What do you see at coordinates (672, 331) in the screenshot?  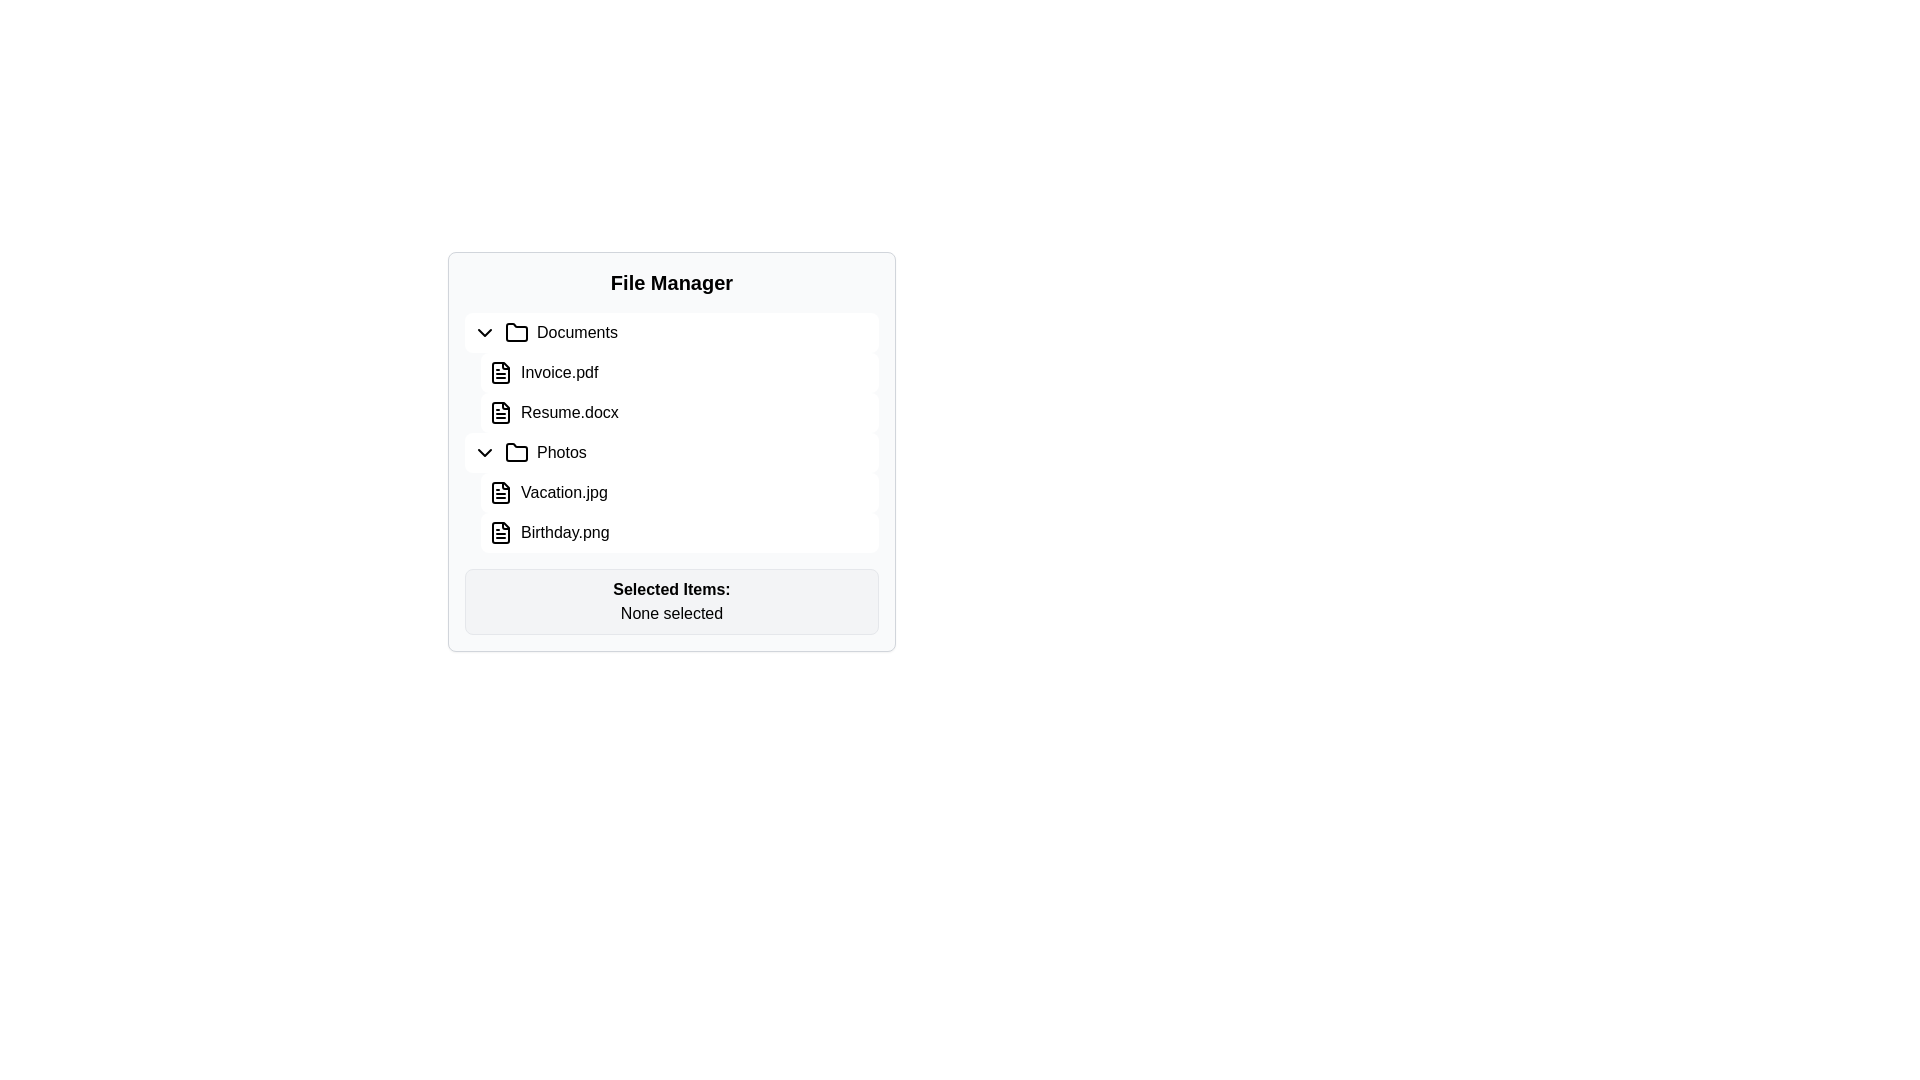 I see `the interactive list item representing a folder at the top of the file manager interface` at bounding box center [672, 331].